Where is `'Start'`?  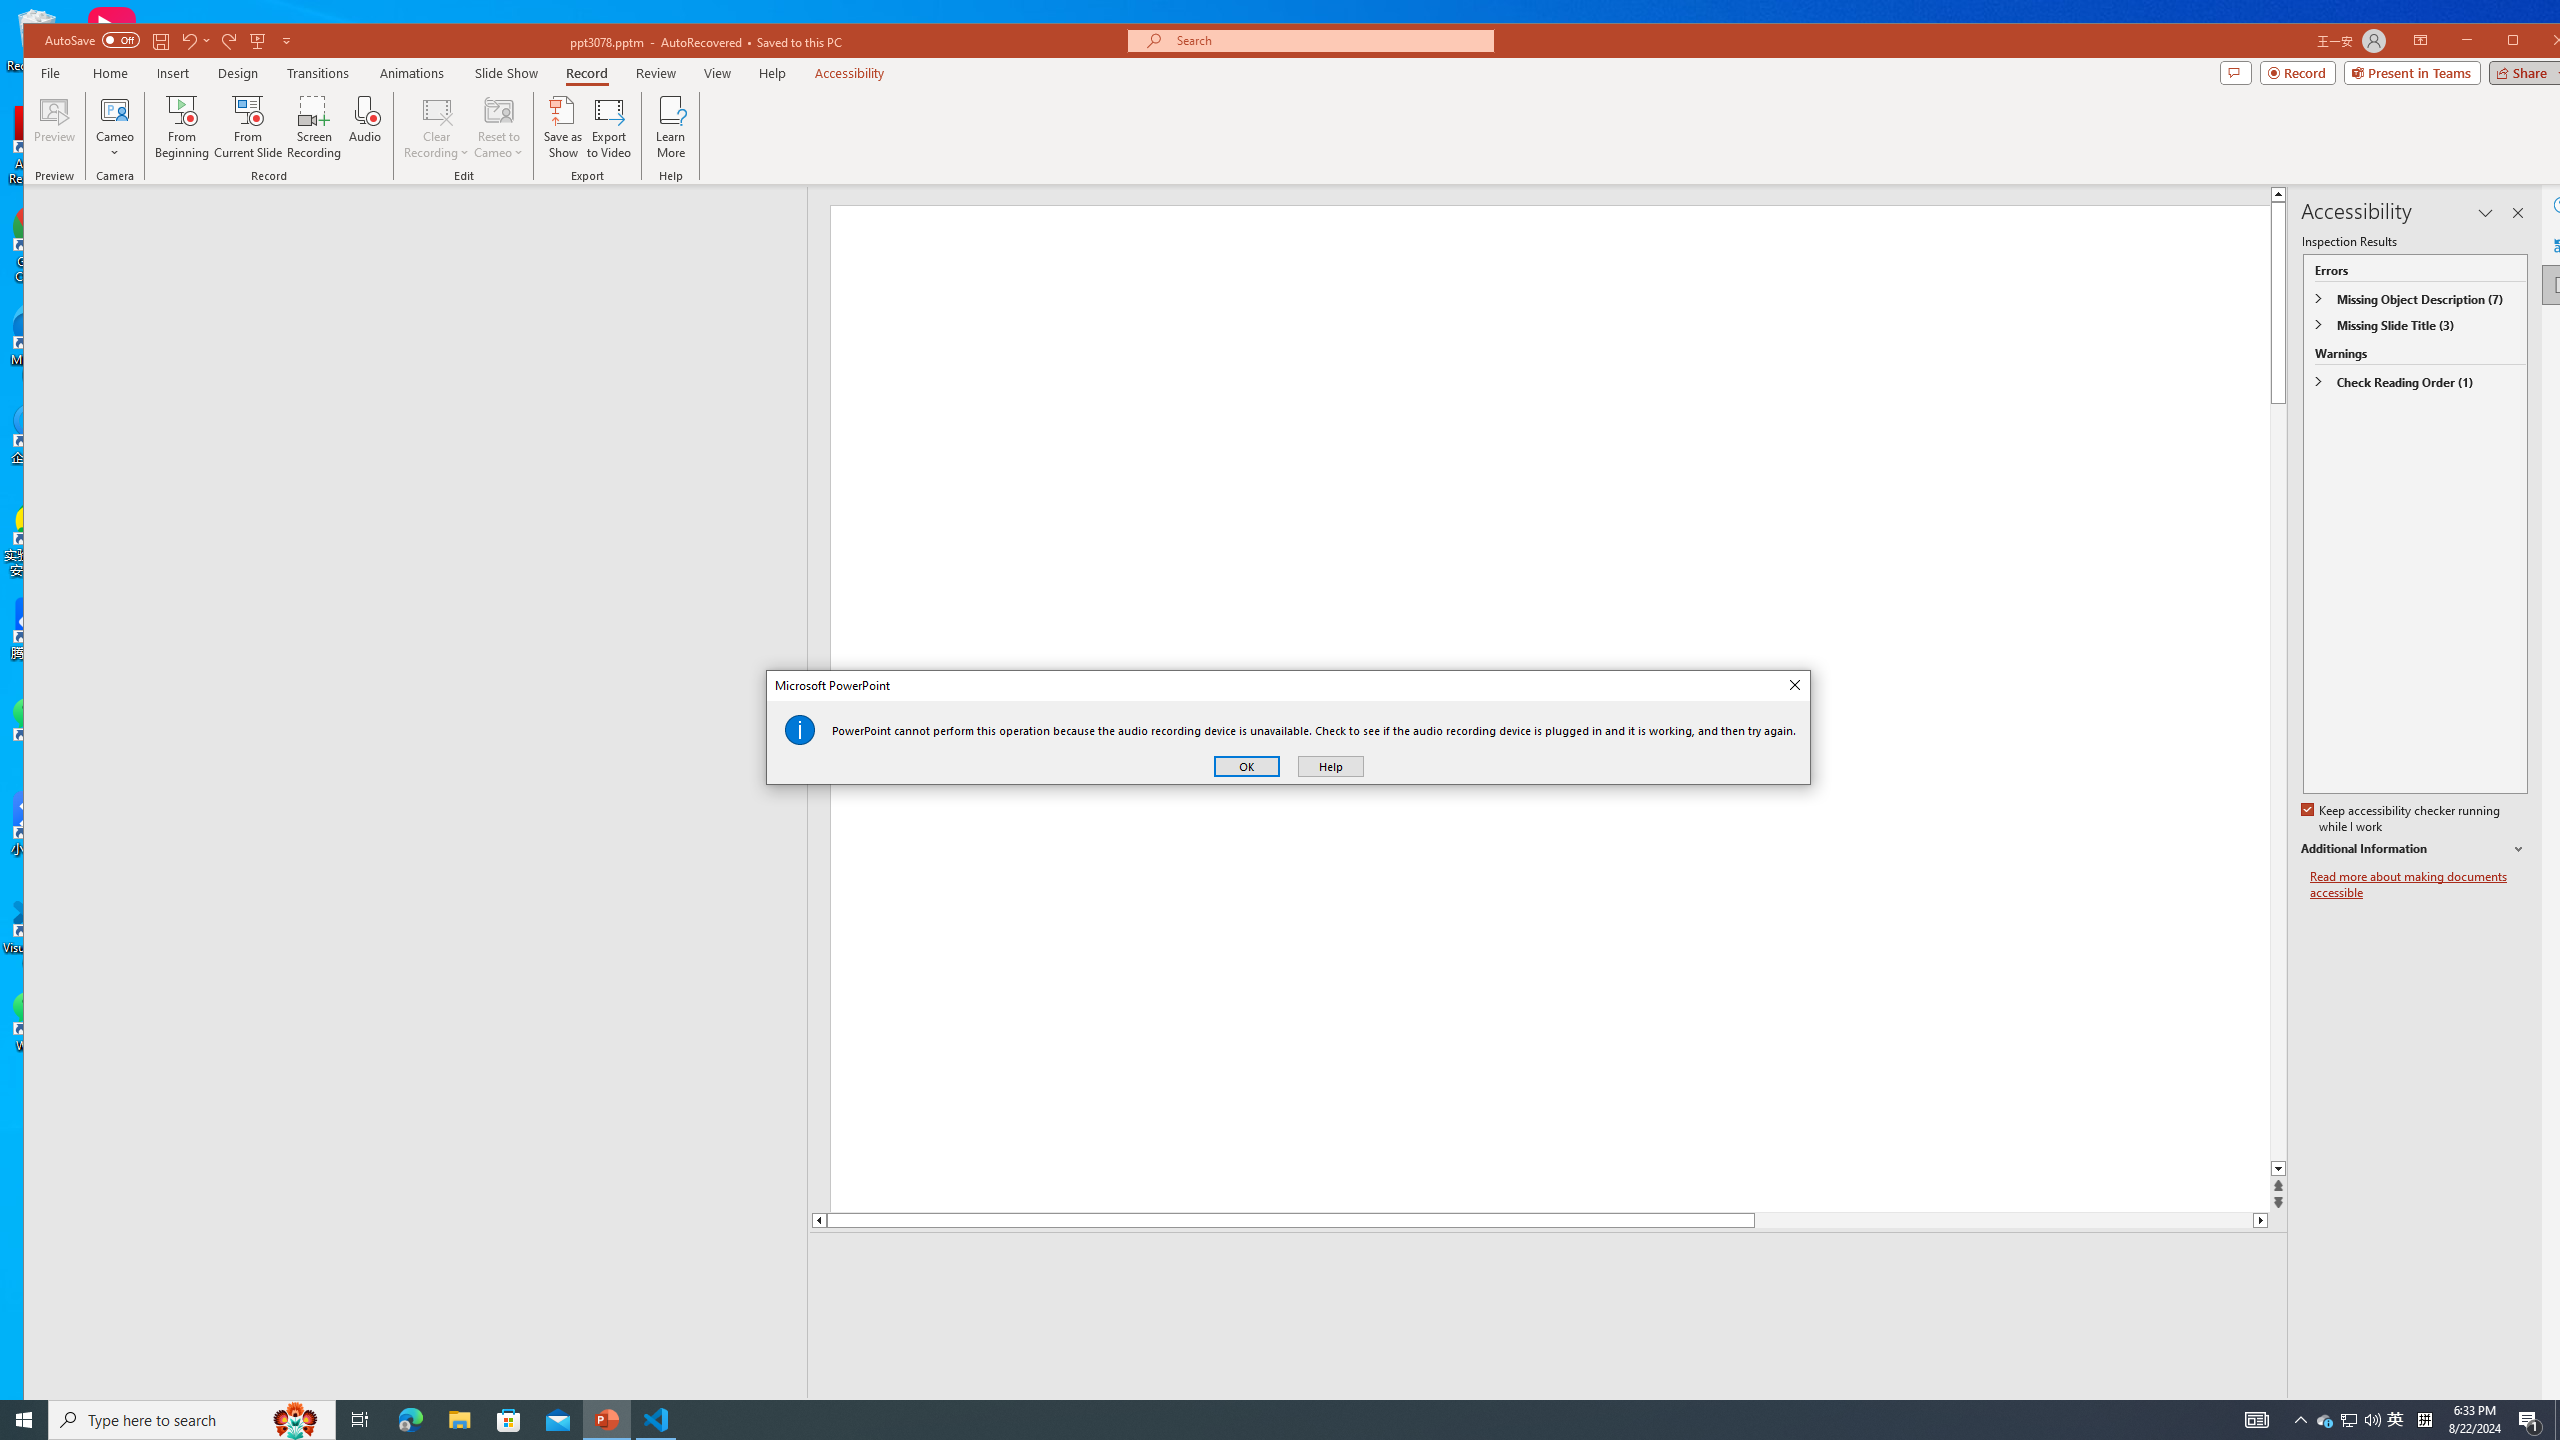
'Start' is located at coordinates (24, 1418).